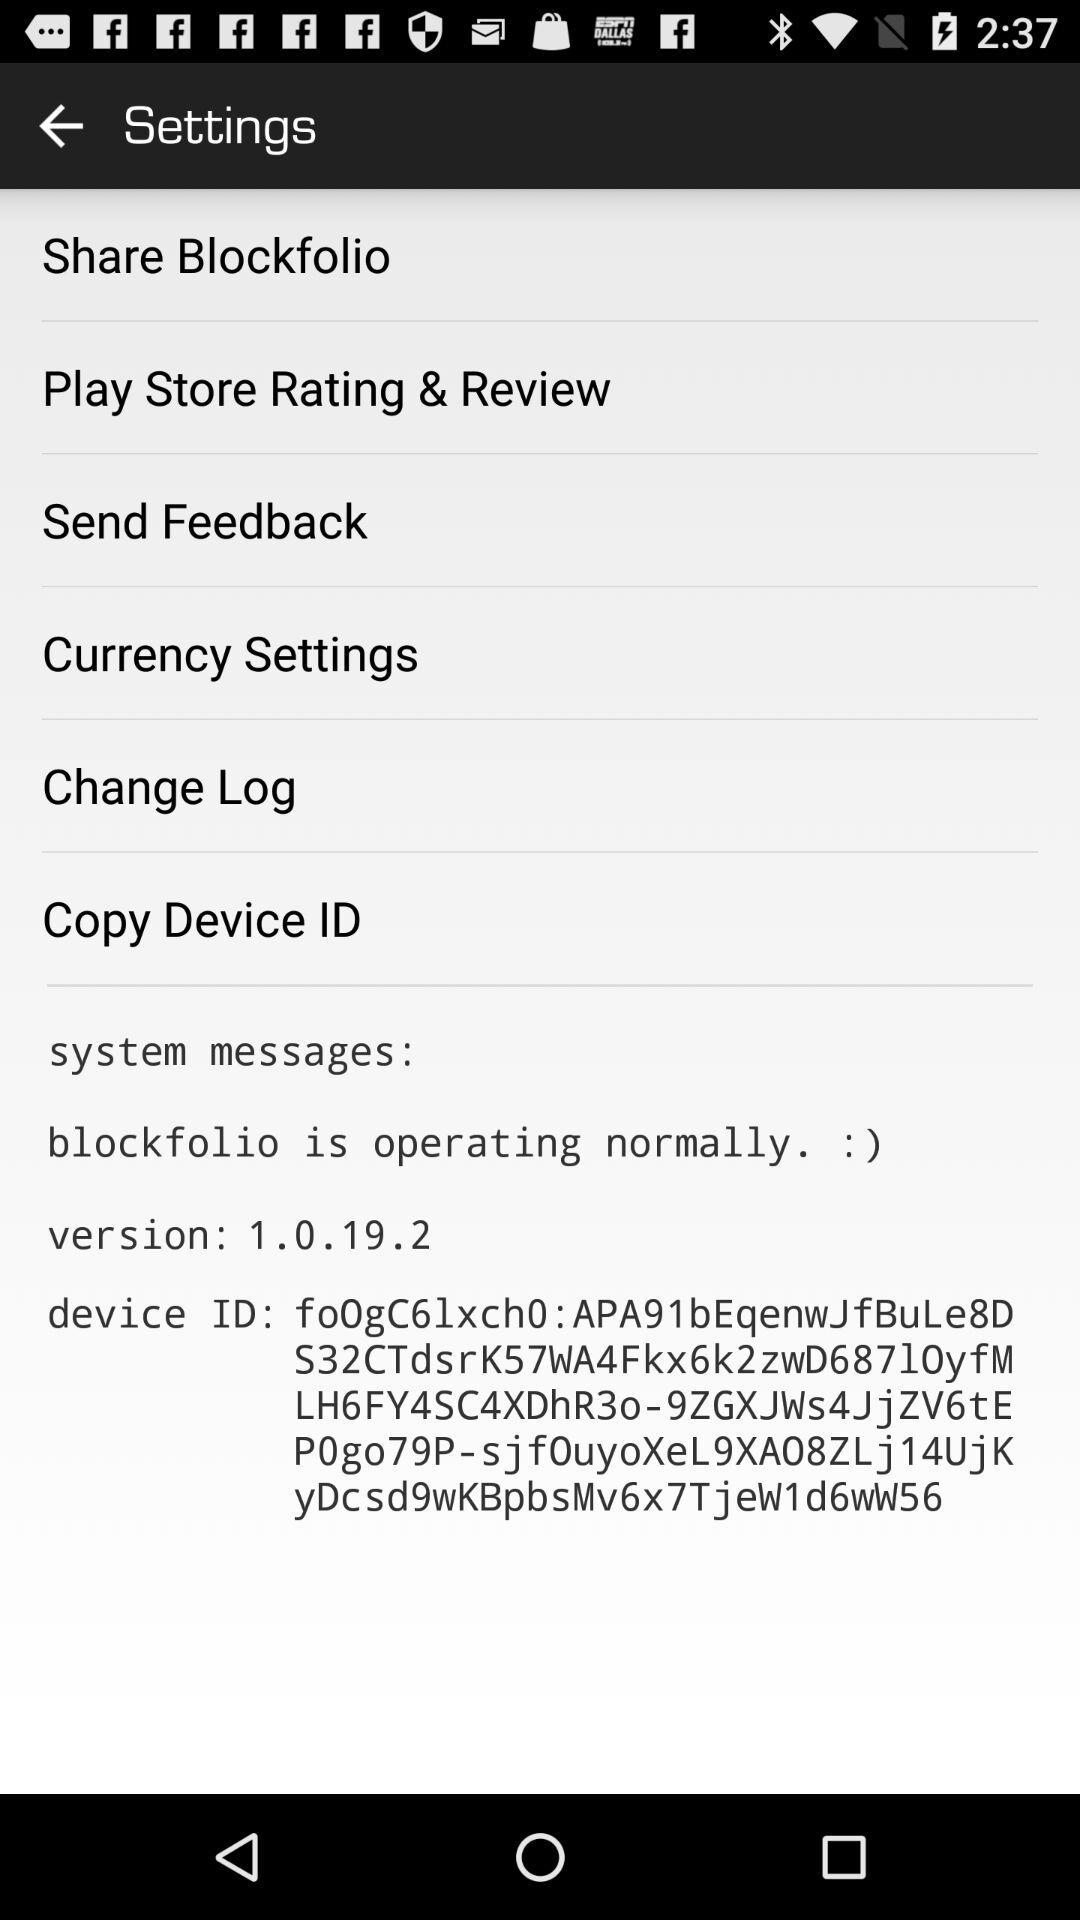  What do you see at coordinates (465, 1094) in the screenshot?
I see `the system messages blockfolio app` at bounding box center [465, 1094].